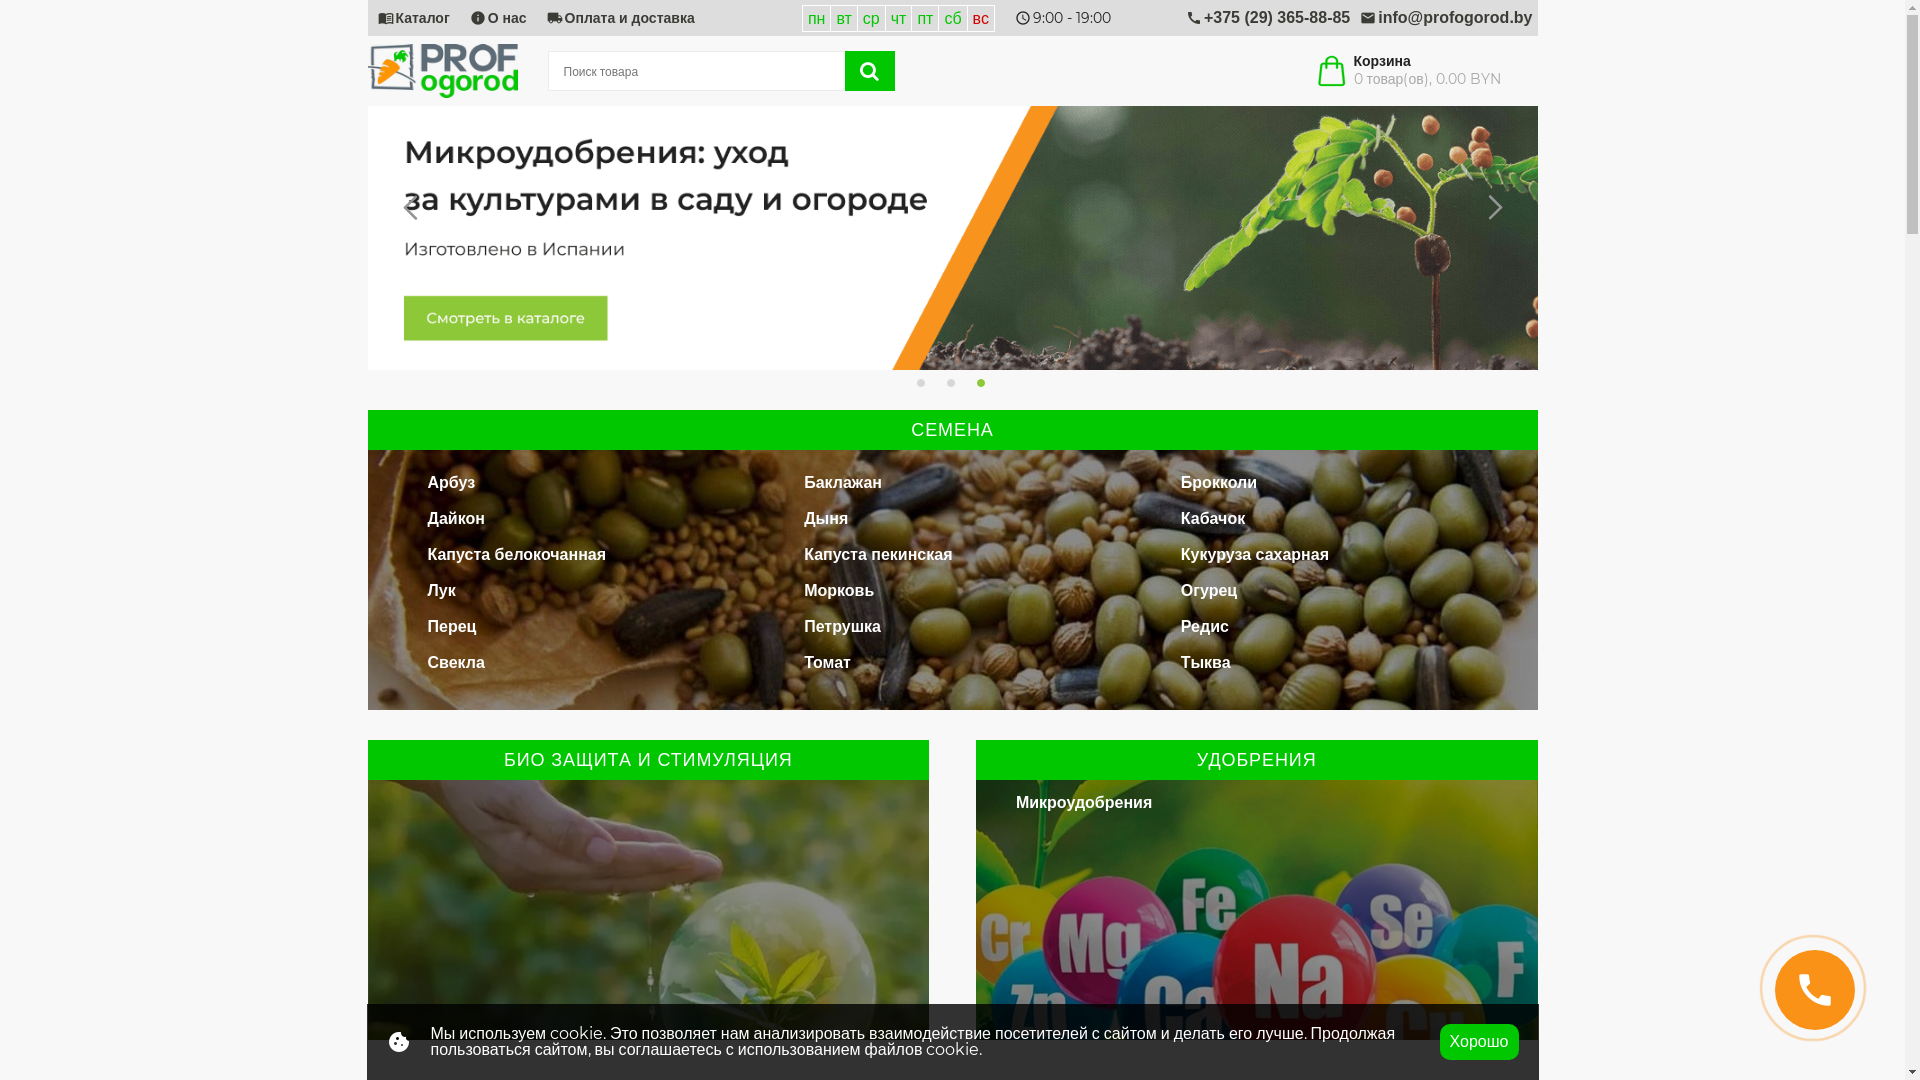 The height and width of the screenshot is (1080, 1920). What do you see at coordinates (1266, 18) in the screenshot?
I see `'call` at bounding box center [1266, 18].